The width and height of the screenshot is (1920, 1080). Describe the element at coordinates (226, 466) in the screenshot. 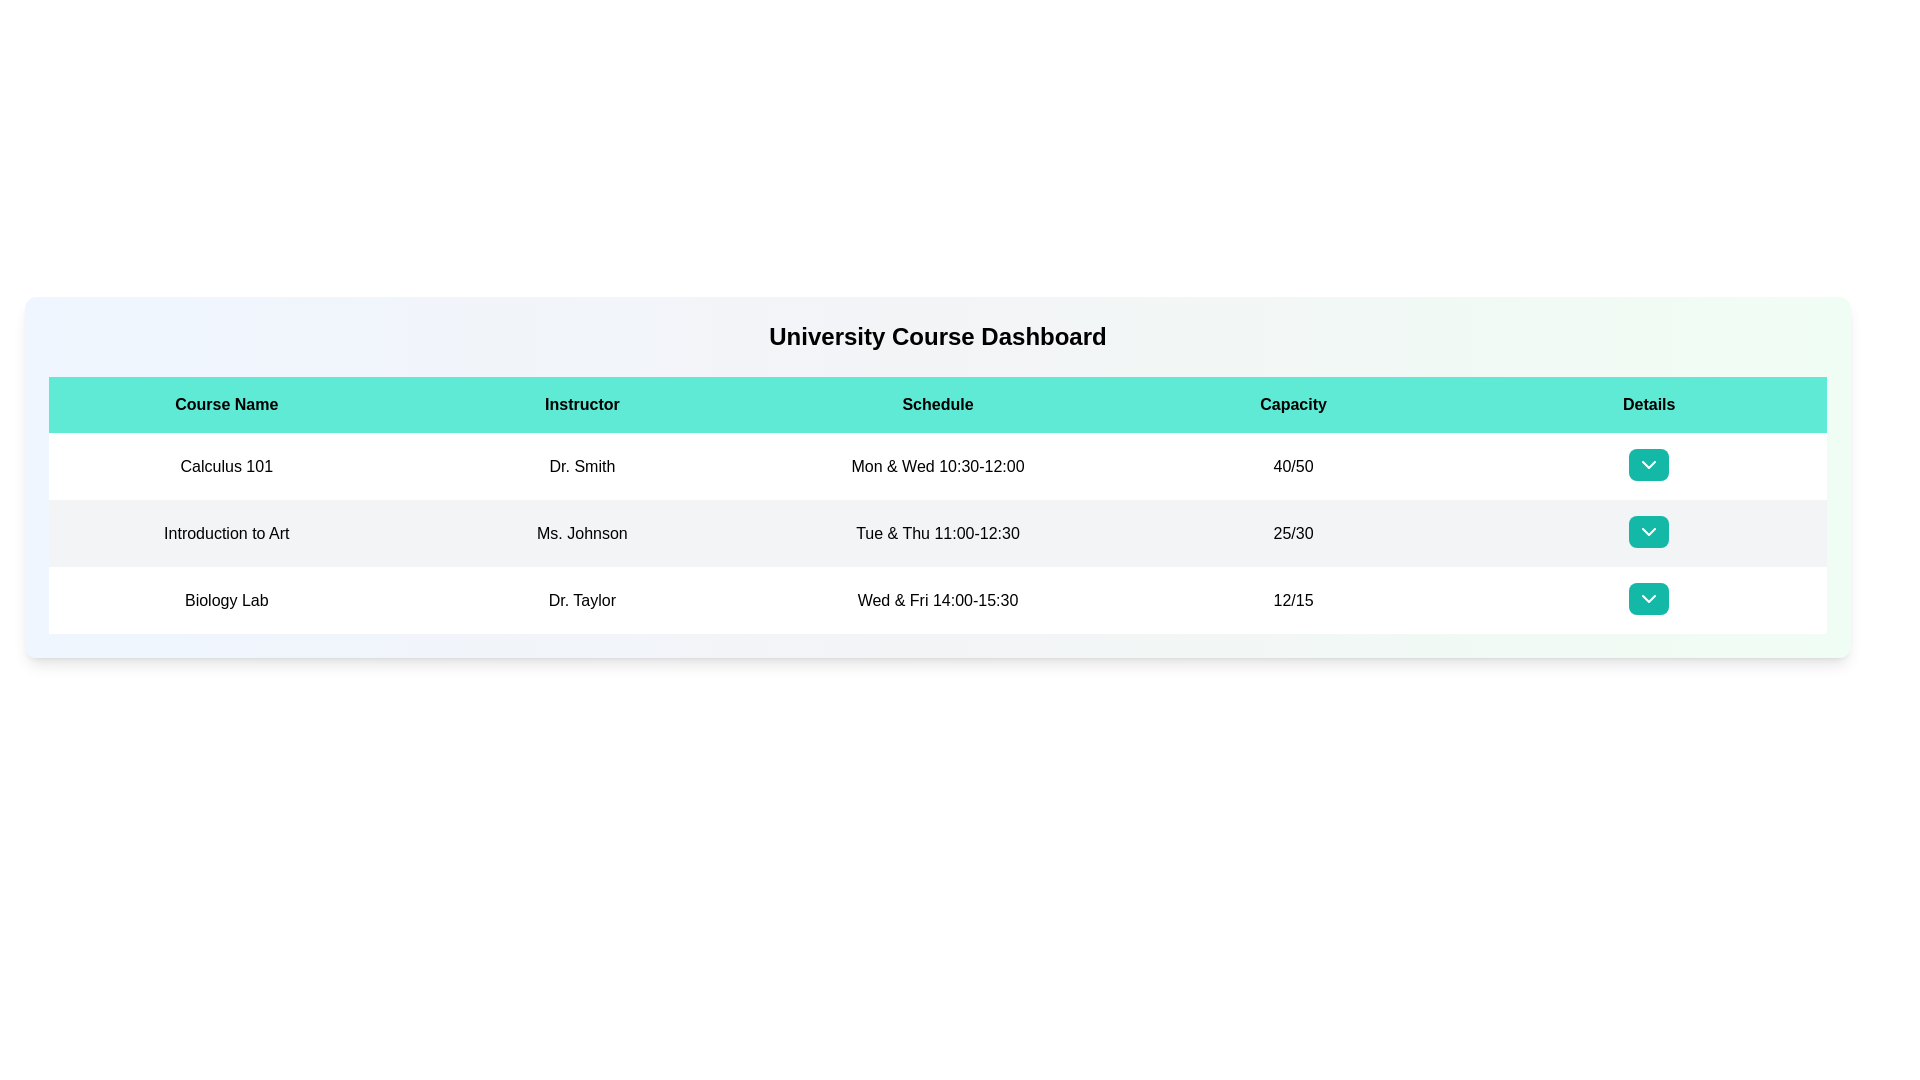

I see `the text label displaying 'Calculus 101' located under the 'Course Name' header in the table` at that location.